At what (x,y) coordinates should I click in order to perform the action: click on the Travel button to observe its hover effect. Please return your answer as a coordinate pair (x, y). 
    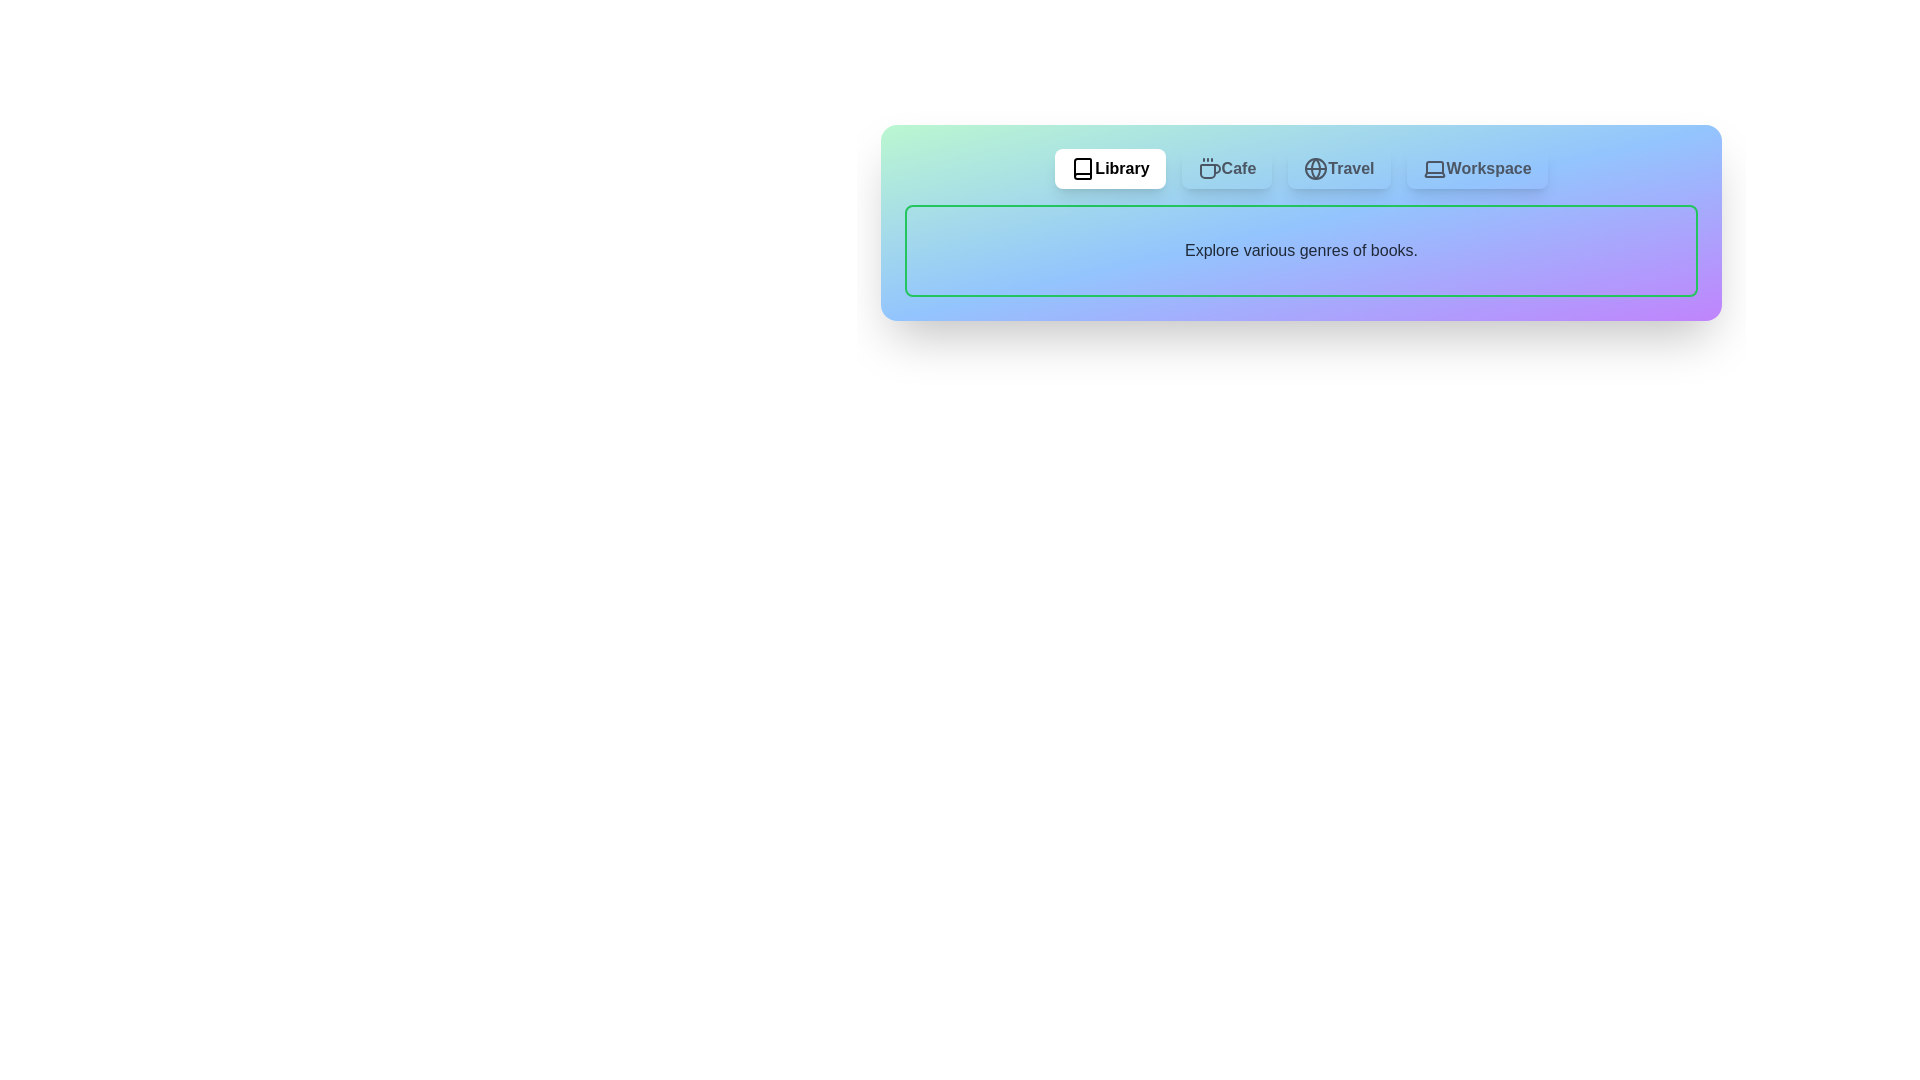
    Looking at the image, I should click on (1339, 168).